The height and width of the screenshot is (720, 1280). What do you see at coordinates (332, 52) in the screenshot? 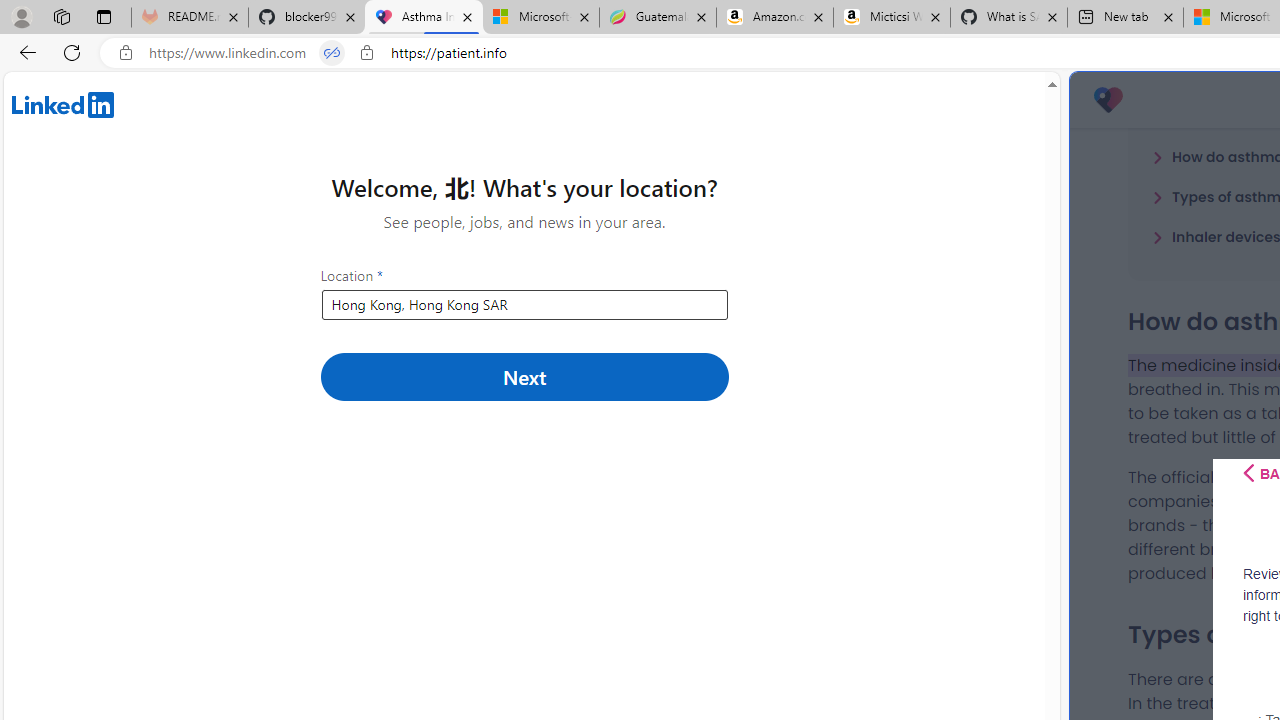
I see `'Tabs in split screen'` at bounding box center [332, 52].